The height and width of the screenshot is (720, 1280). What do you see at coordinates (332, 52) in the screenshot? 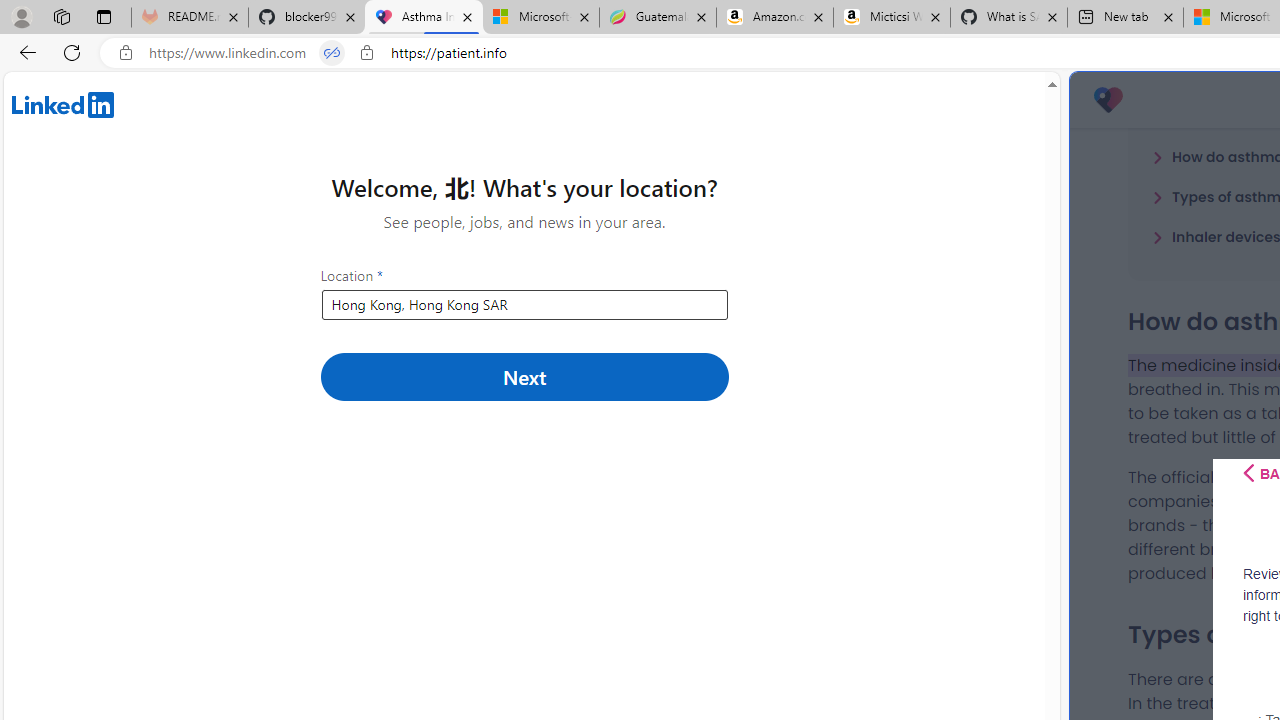
I see `'Tabs in split screen'` at bounding box center [332, 52].